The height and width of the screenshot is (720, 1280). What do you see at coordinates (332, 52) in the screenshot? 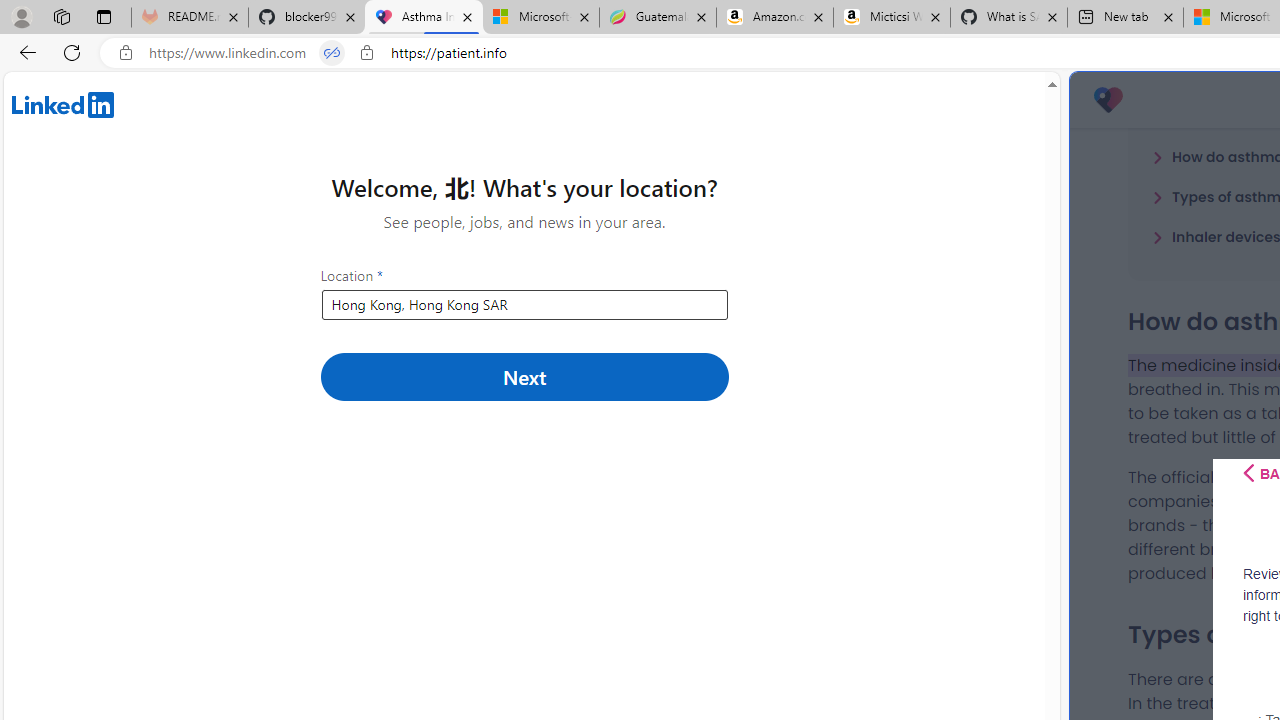
I see `'Tabs in split screen'` at bounding box center [332, 52].